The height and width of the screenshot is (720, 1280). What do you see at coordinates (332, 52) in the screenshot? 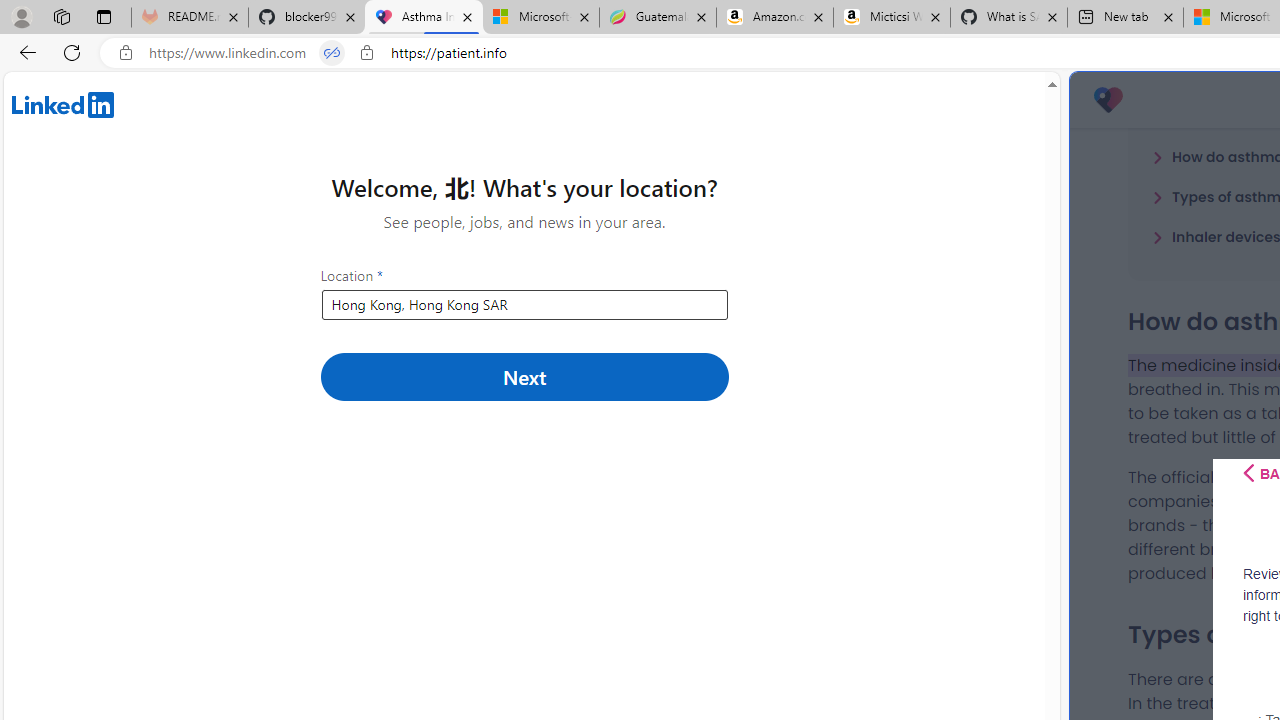
I see `'Tabs in split screen'` at bounding box center [332, 52].